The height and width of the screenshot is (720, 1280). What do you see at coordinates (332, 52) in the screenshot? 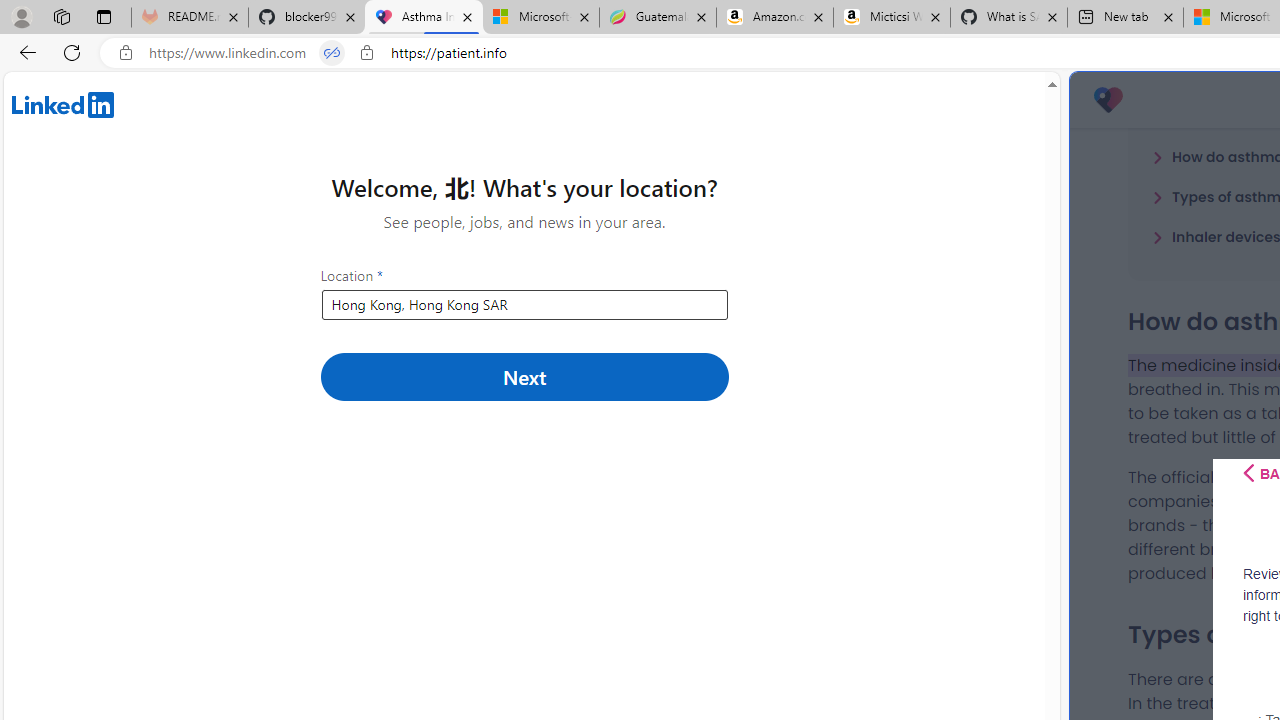
I see `'Tabs in split screen'` at bounding box center [332, 52].